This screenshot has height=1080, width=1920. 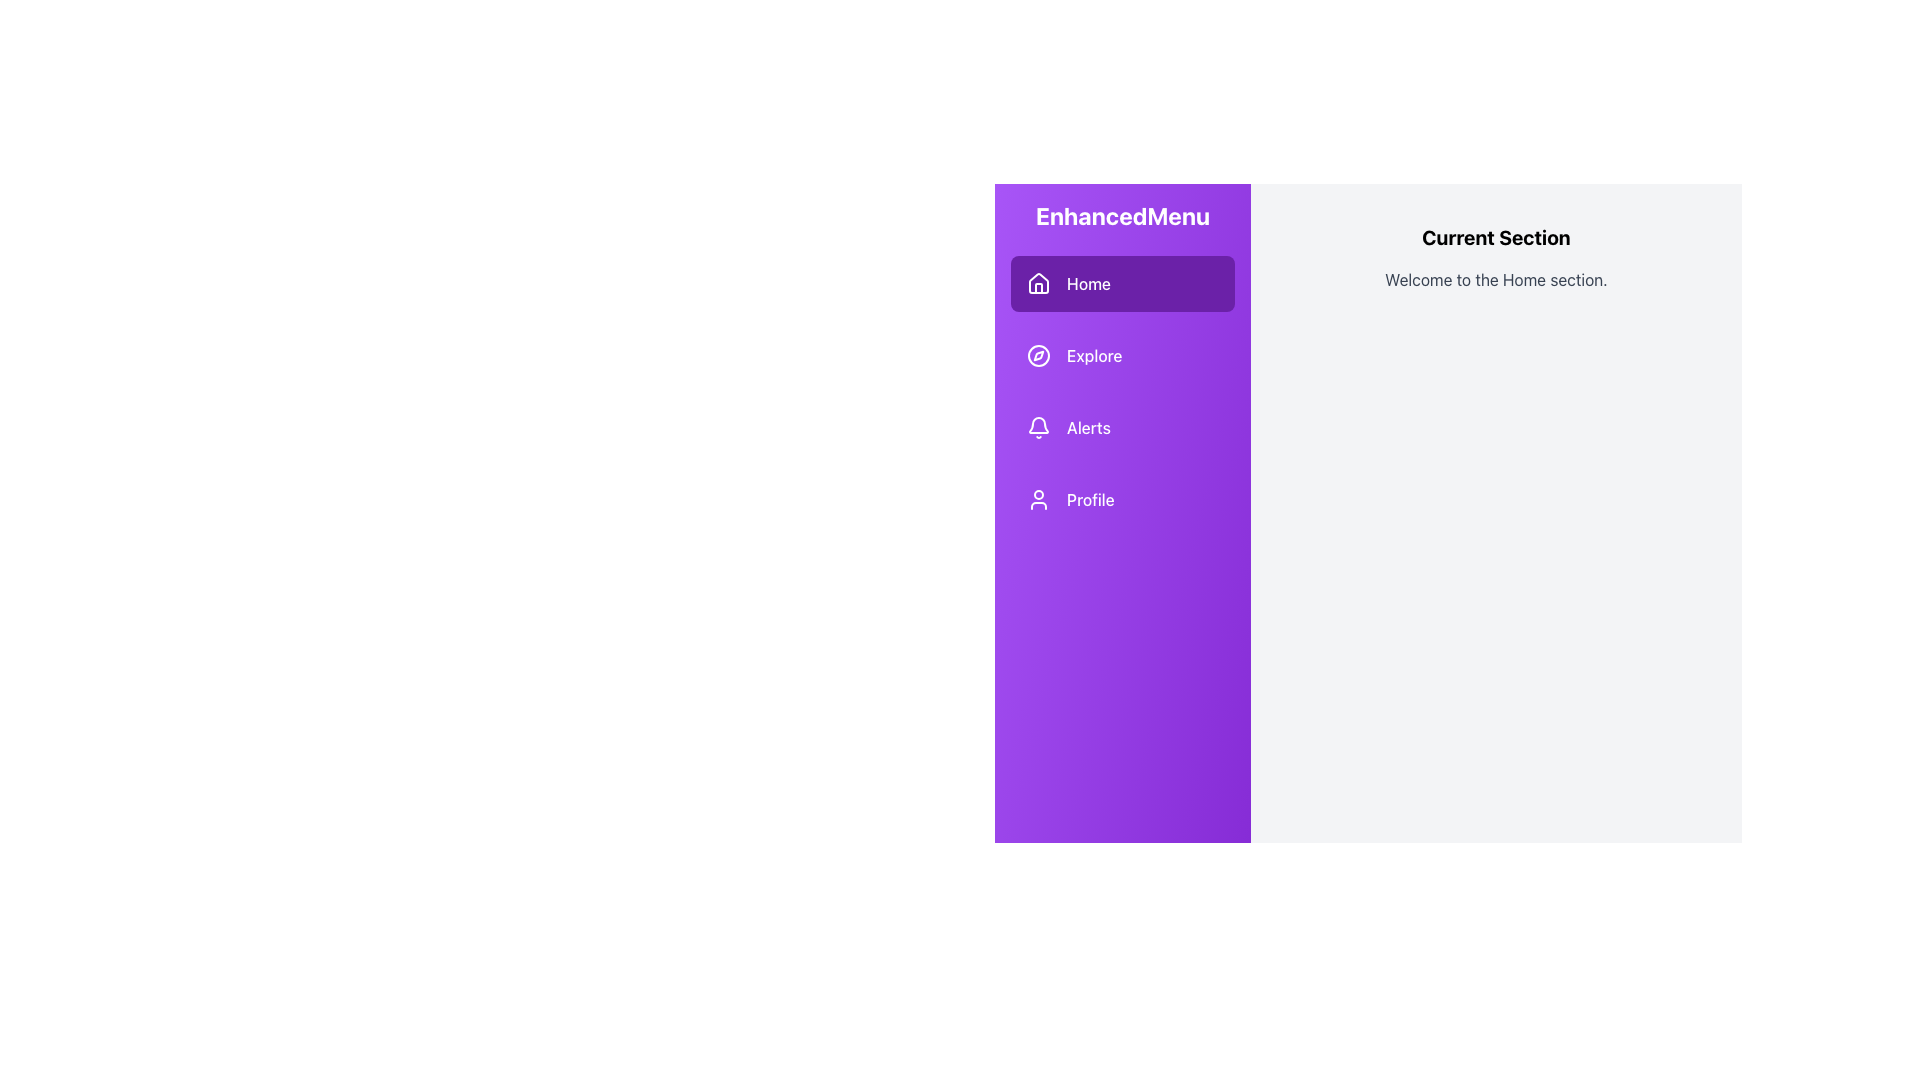 I want to click on the 'Profile' button in the vertical side menu, so click(x=1123, y=499).